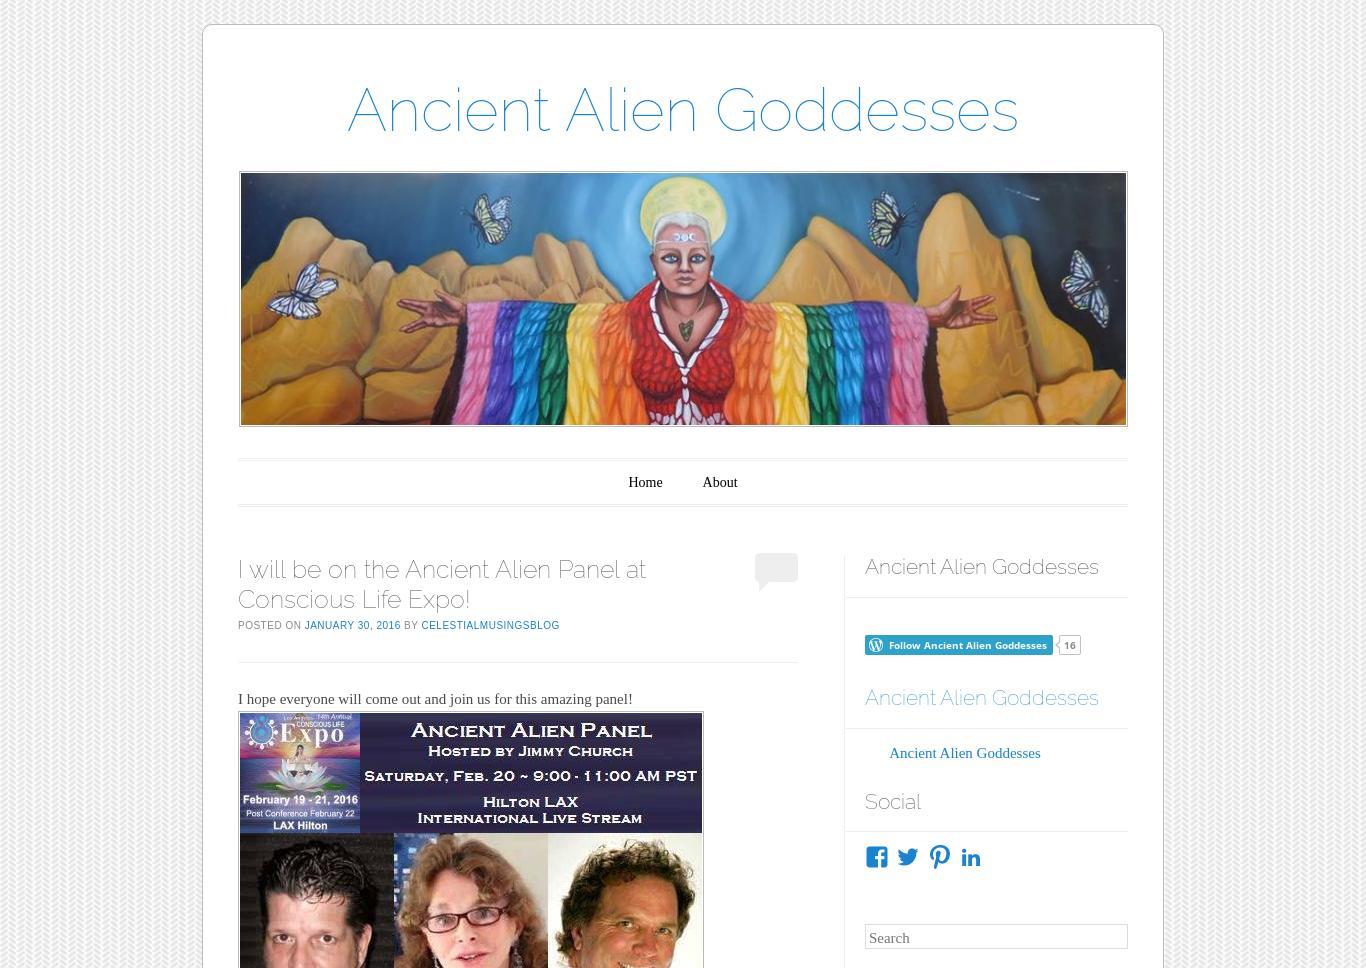 The height and width of the screenshot is (968, 1366). What do you see at coordinates (301, 473) in the screenshot?
I see `'Main menu'` at bounding box center [301, 473].